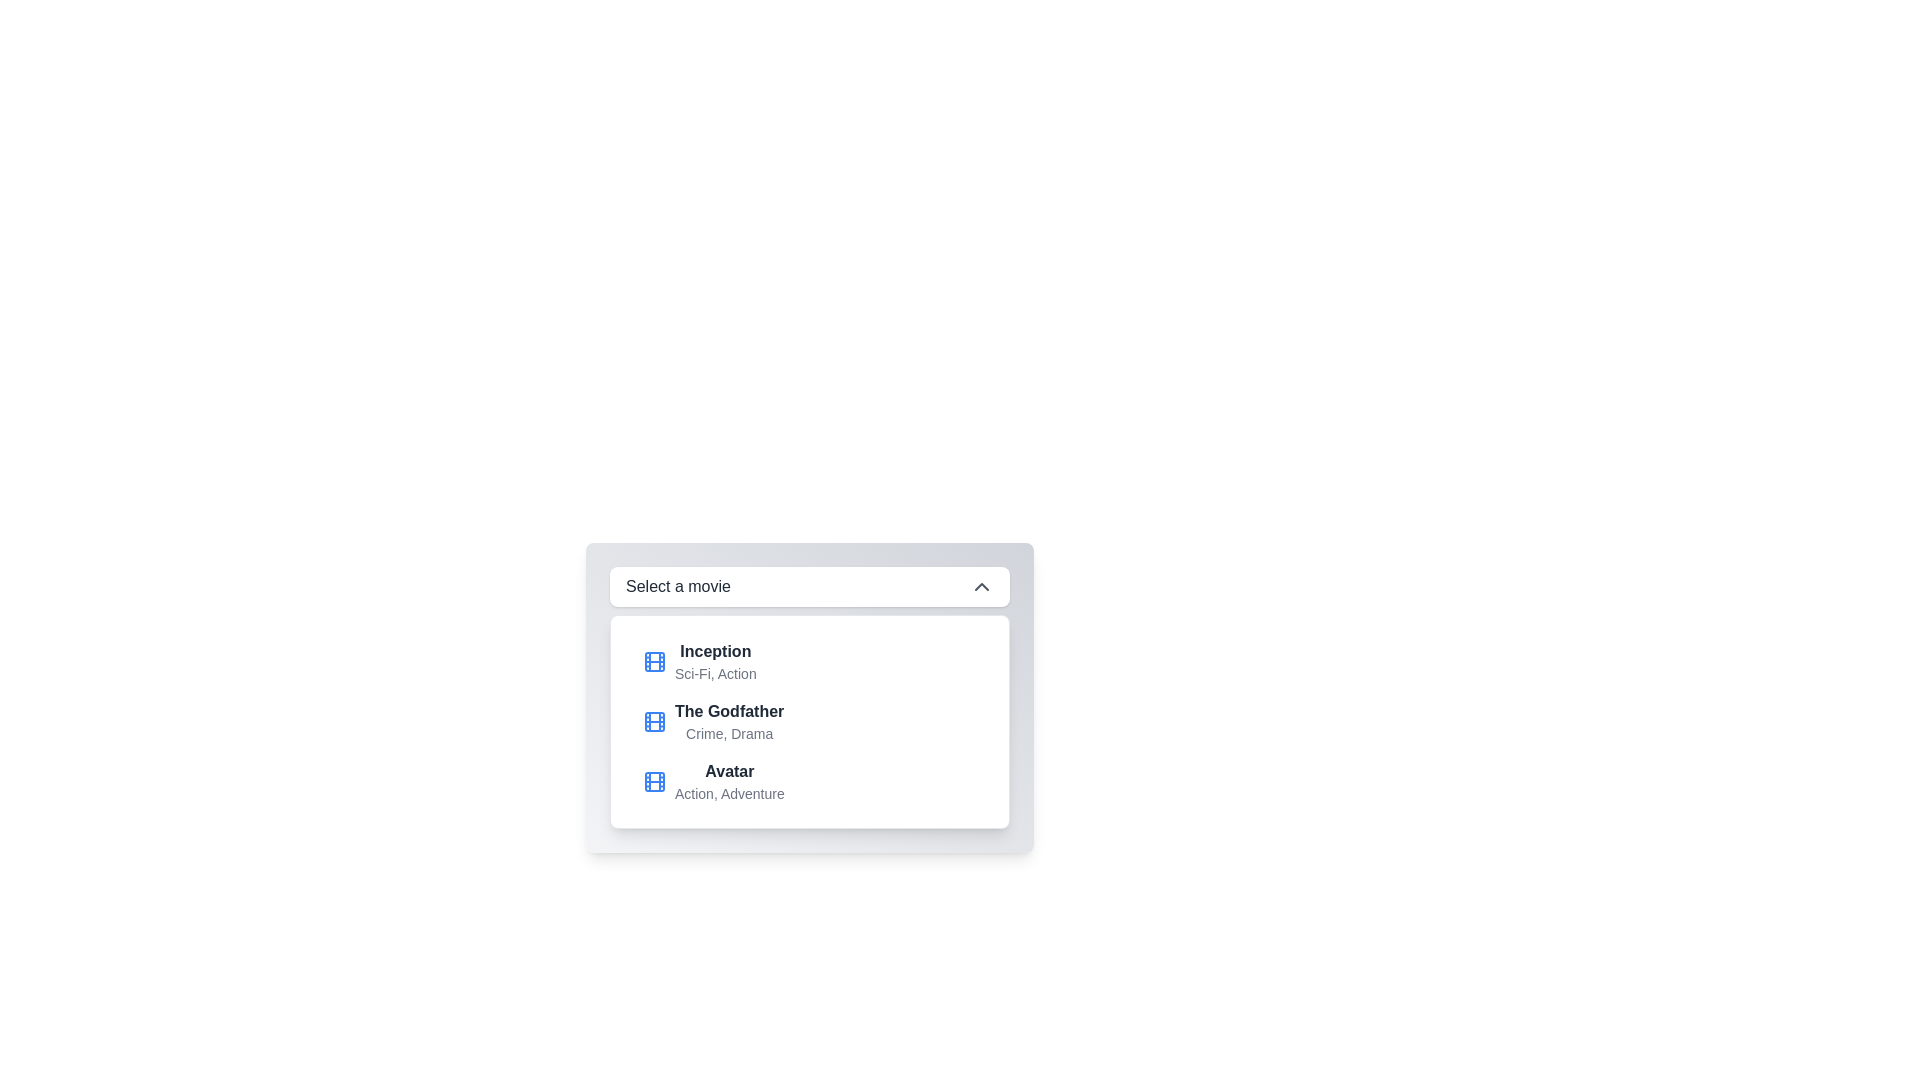 The height and width of the screenshot is (1080, 1920). I want to click on the first movie item in the dropdown list labeled 'Select a movie', so click(810, 662).